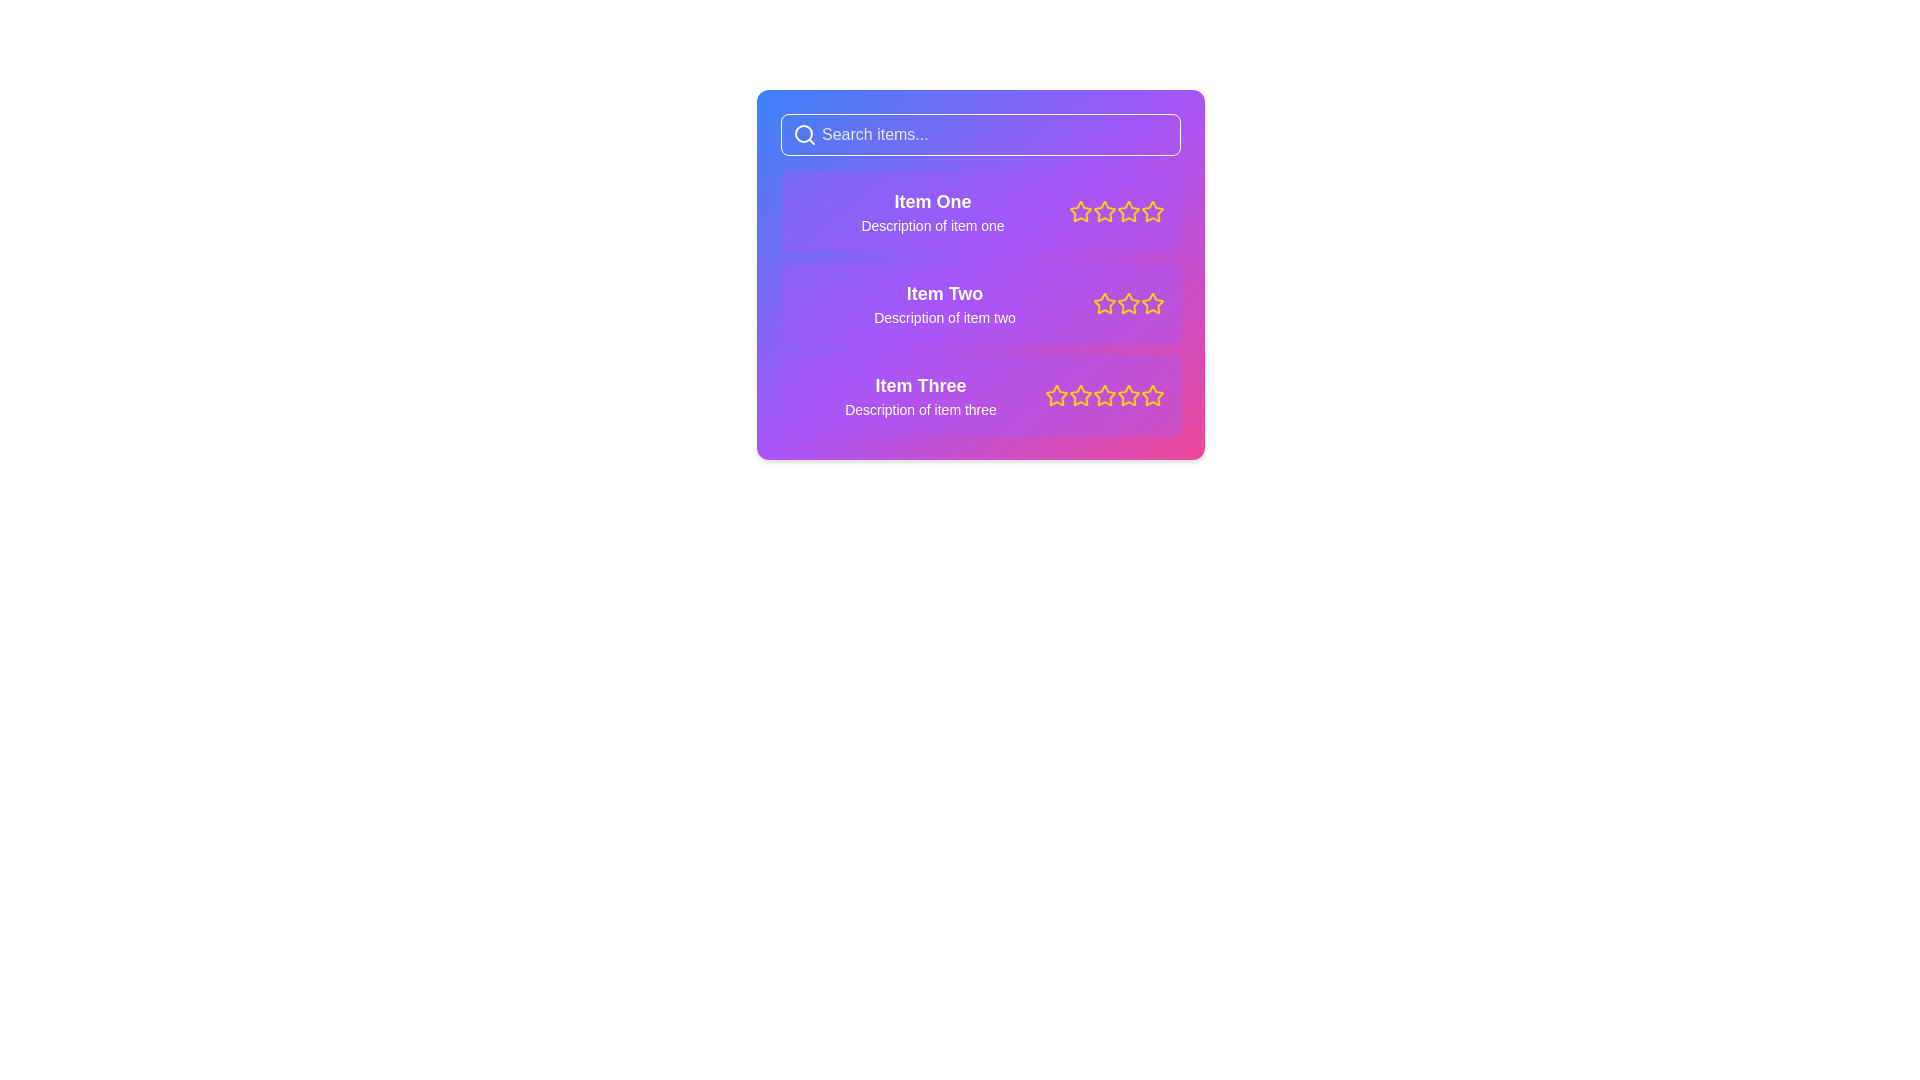 The width and height of the screenshot is (1920, 1080). Describe the element at coordinates (920, 385) in the screenshot. I see `nearby elements associated with the text label 'Item Three', which is displayed in white on a purple gradient background and is positioned above the description text` at that location.